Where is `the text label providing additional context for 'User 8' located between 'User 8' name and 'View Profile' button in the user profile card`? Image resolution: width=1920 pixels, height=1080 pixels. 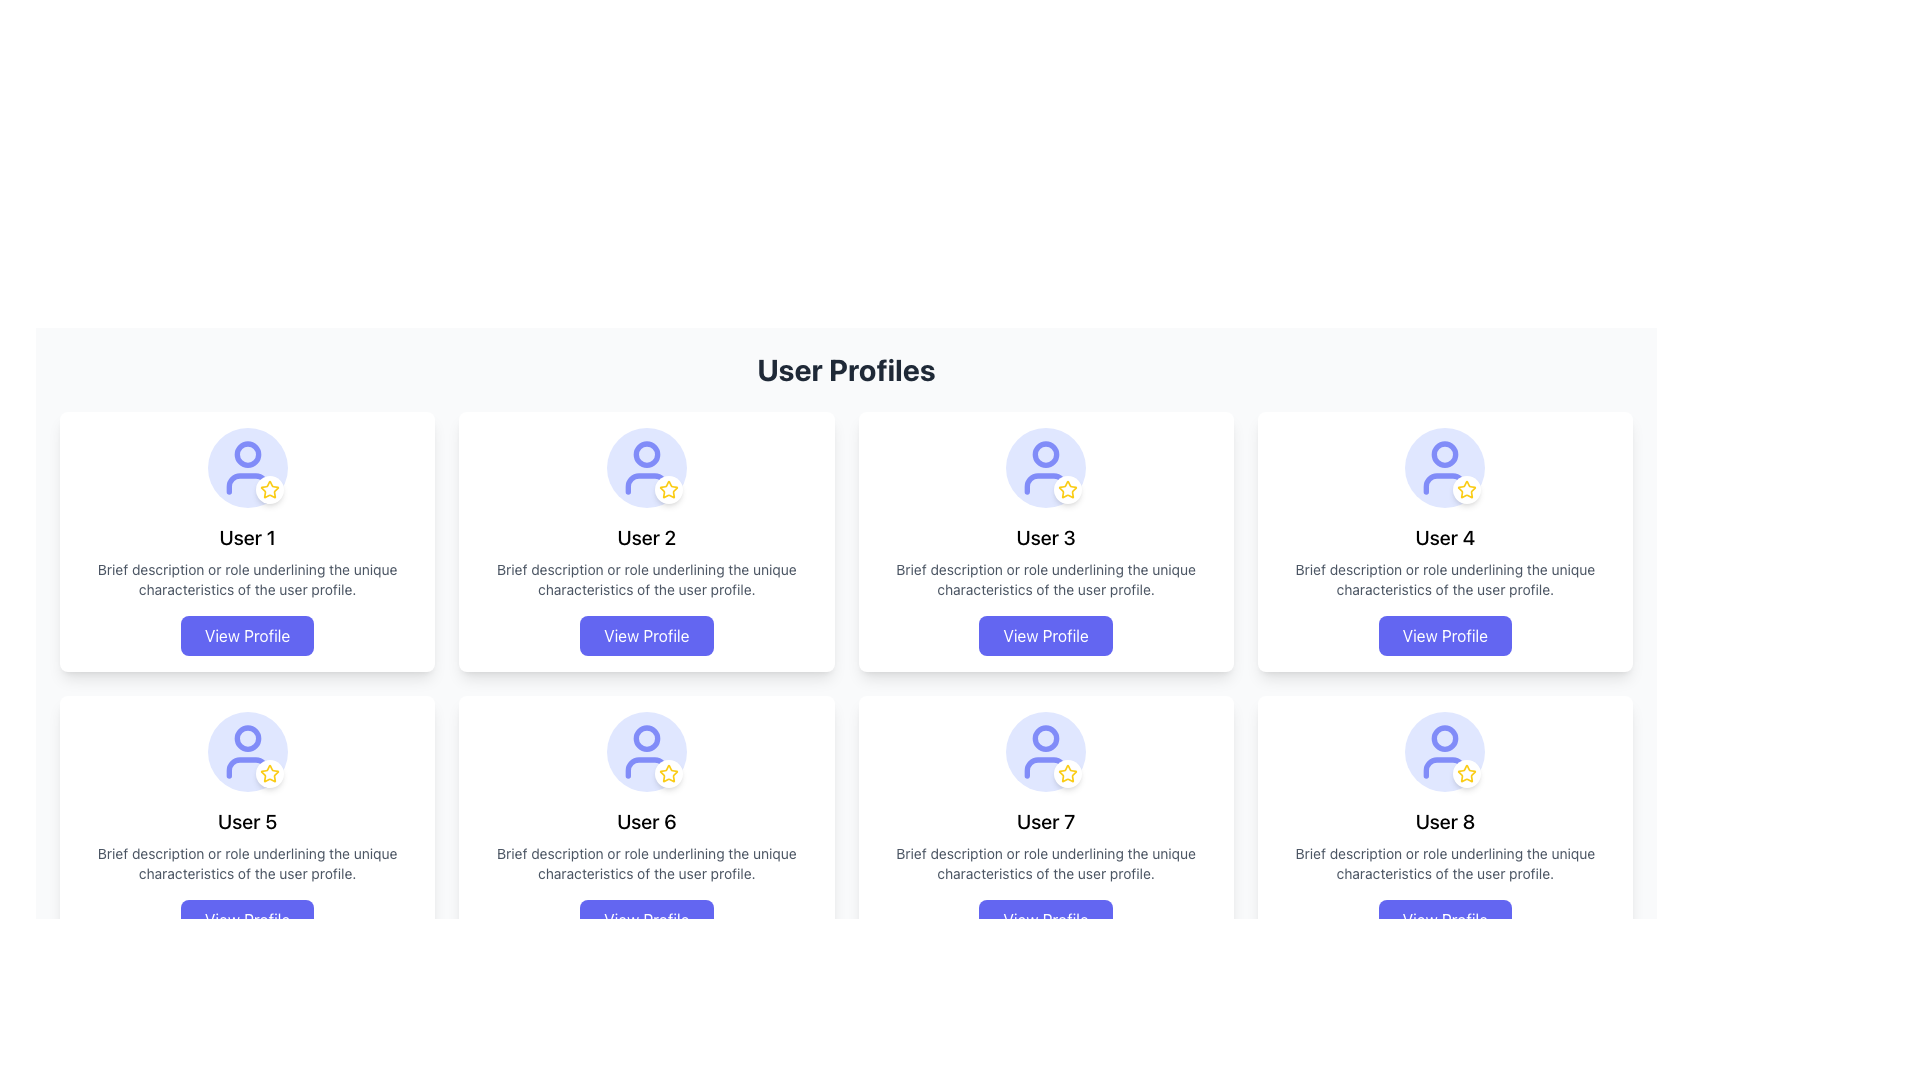
the text label providing additional context for 'User 8' located between 'User 8' name and 'View Profile' button in the user profile card is located at coordinates (1445, 863).